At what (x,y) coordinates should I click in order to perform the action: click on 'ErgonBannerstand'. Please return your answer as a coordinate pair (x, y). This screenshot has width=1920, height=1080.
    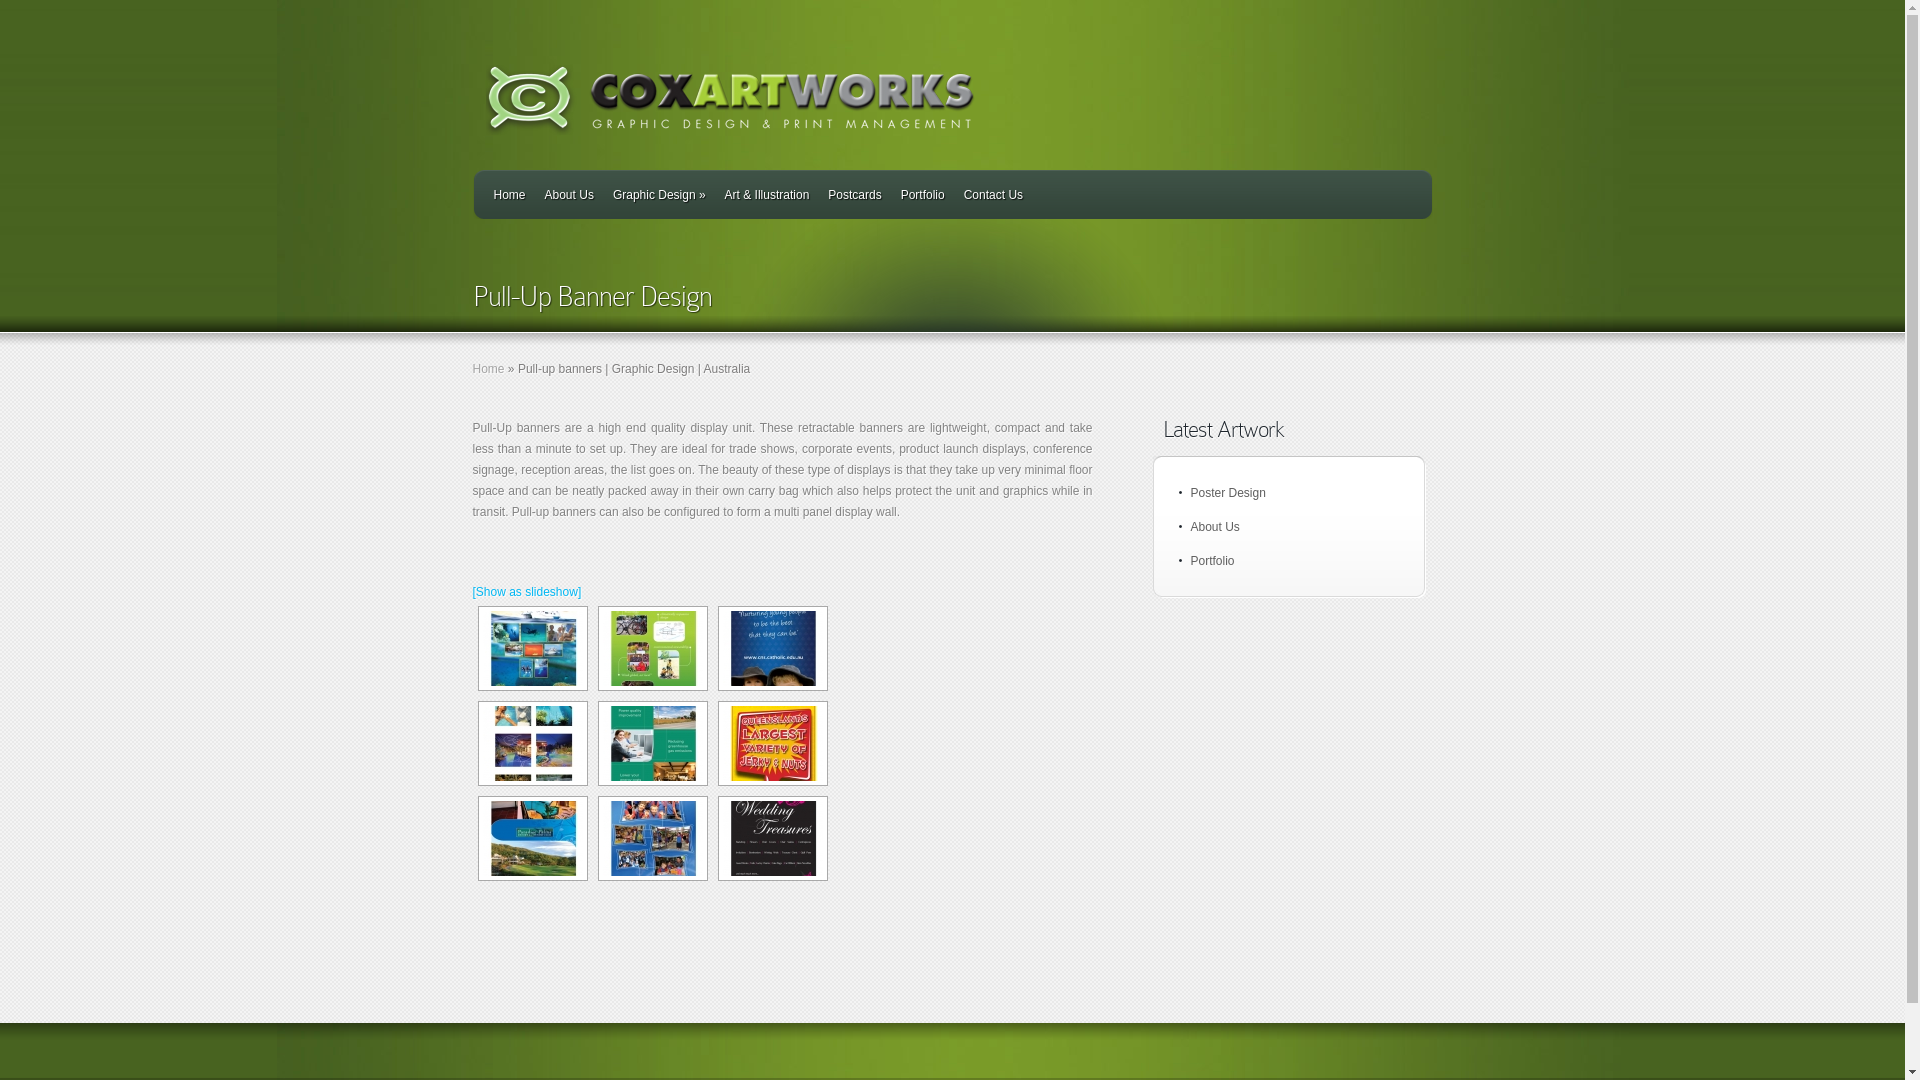
    Looking at the image, I should click on (652, 743).